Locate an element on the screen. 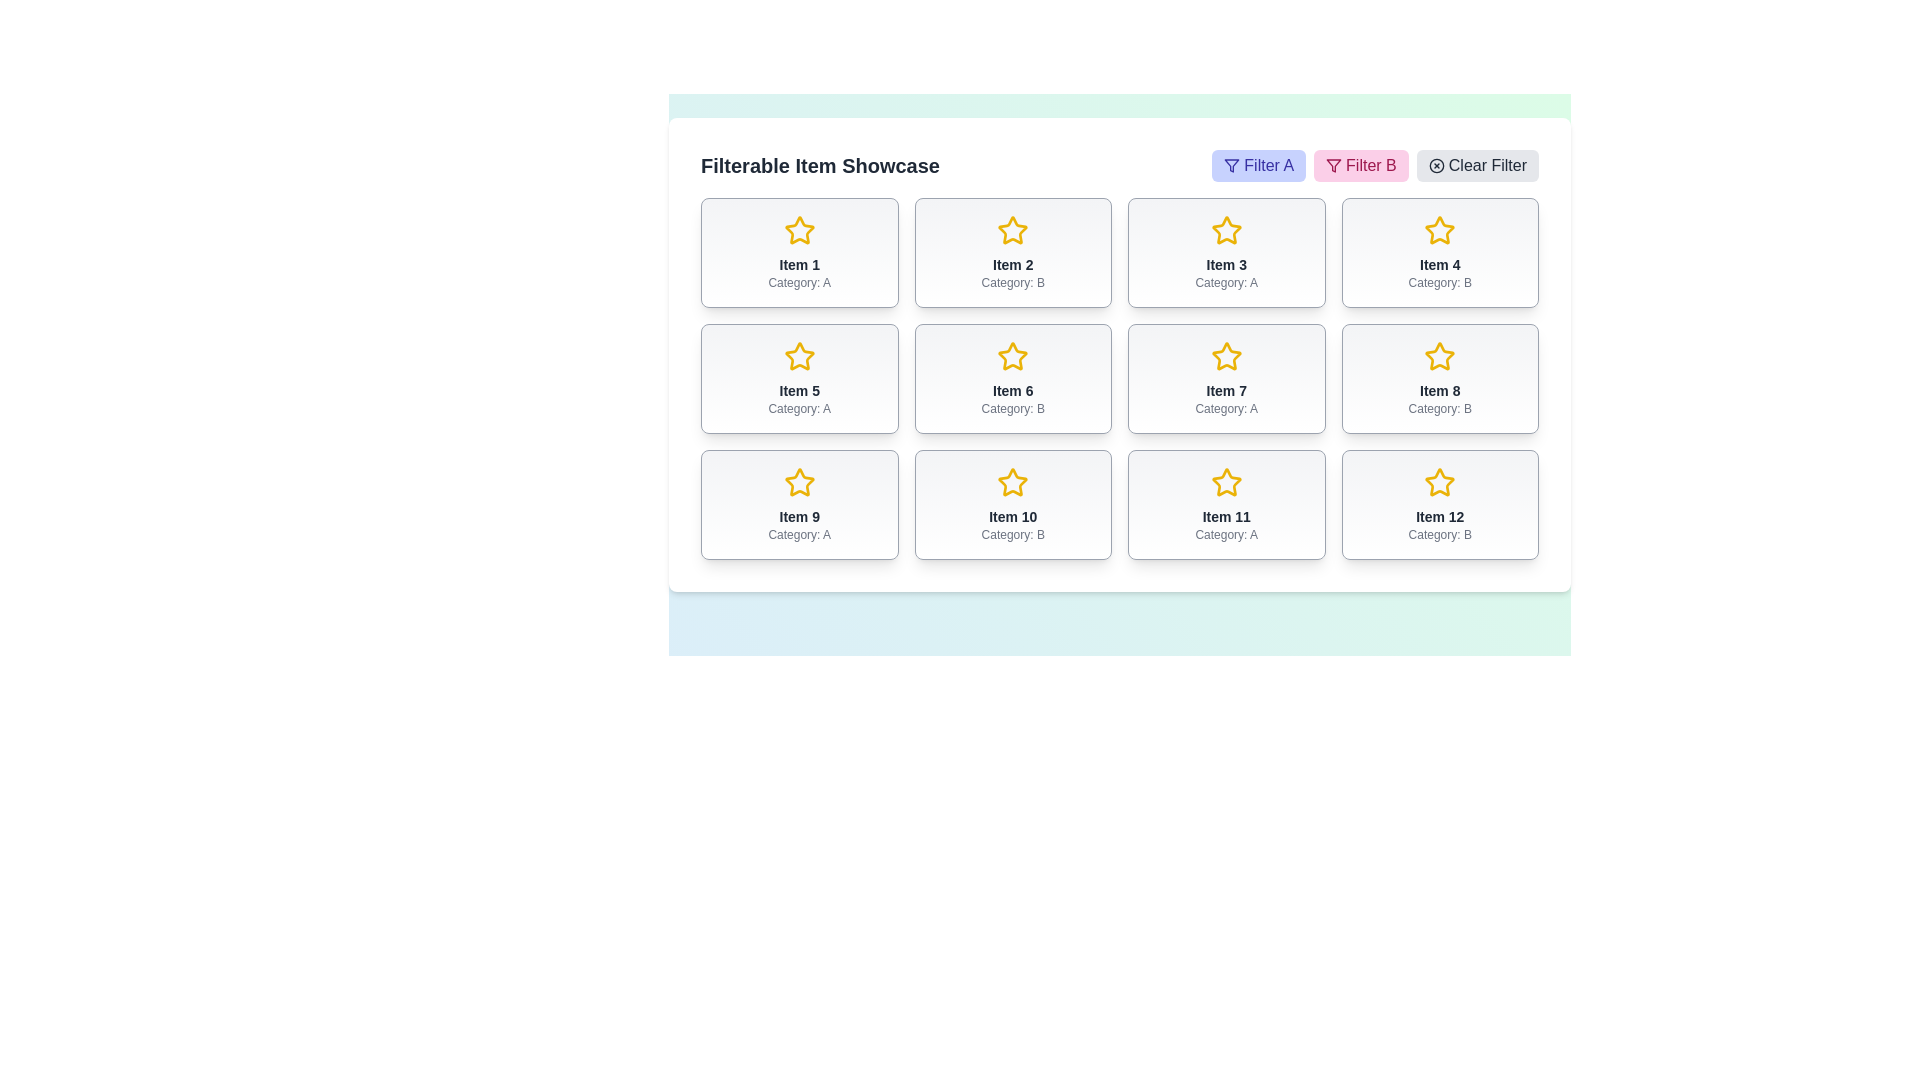 The width and height of the screenshot is (1920, 1080). the filtering icon for 'Filter B' is located at coordinates (1334, 164).